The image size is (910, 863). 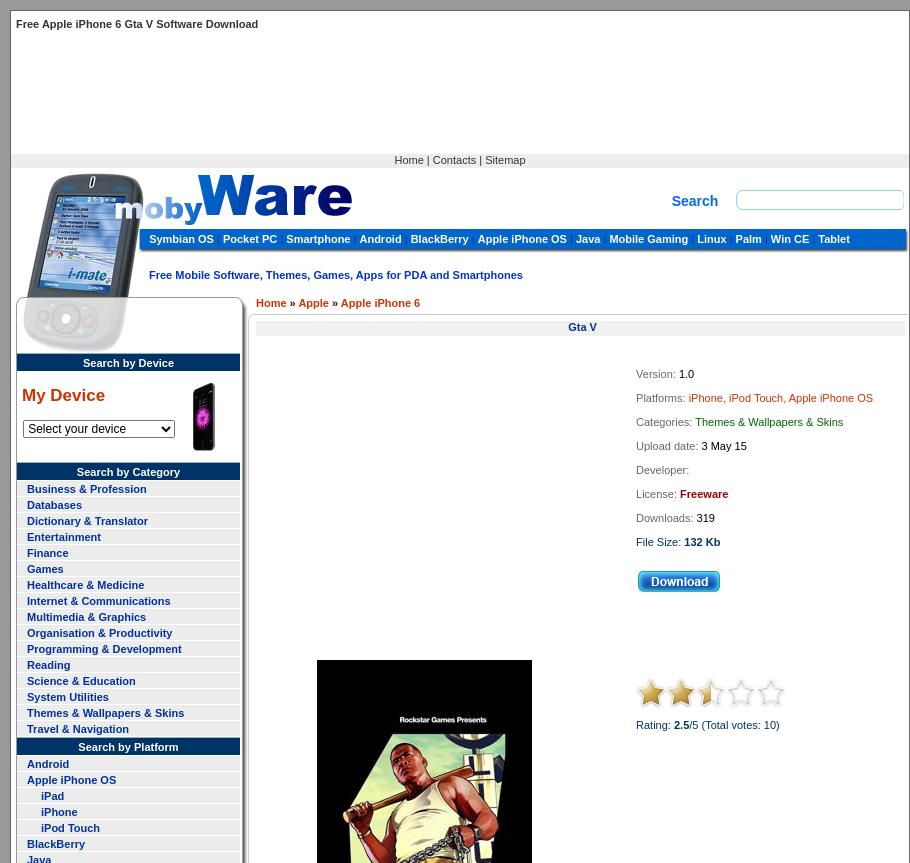 I want to click on 'Finance', so click(x=47, y=551).